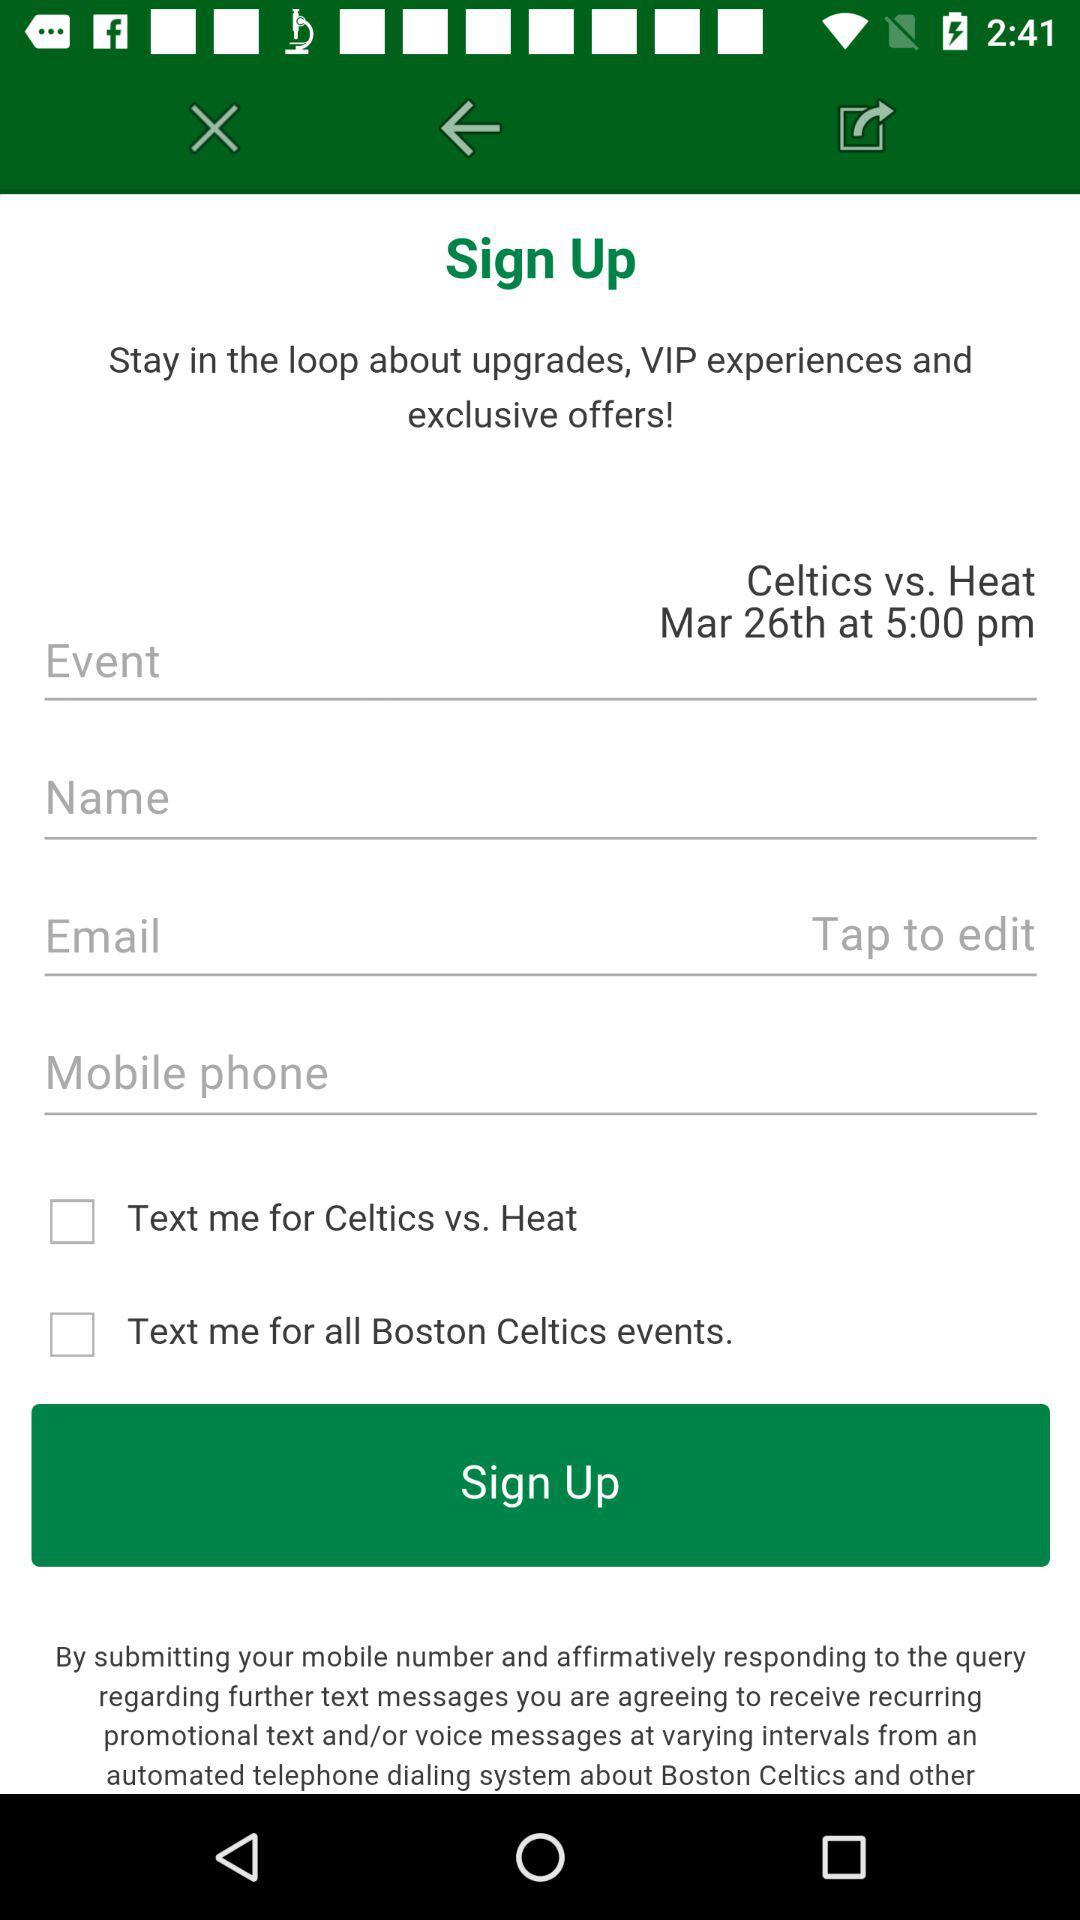  What do you see at coordinates (214, 127) in the screenshot?
I see `screen` at bounding box center [214, 127].